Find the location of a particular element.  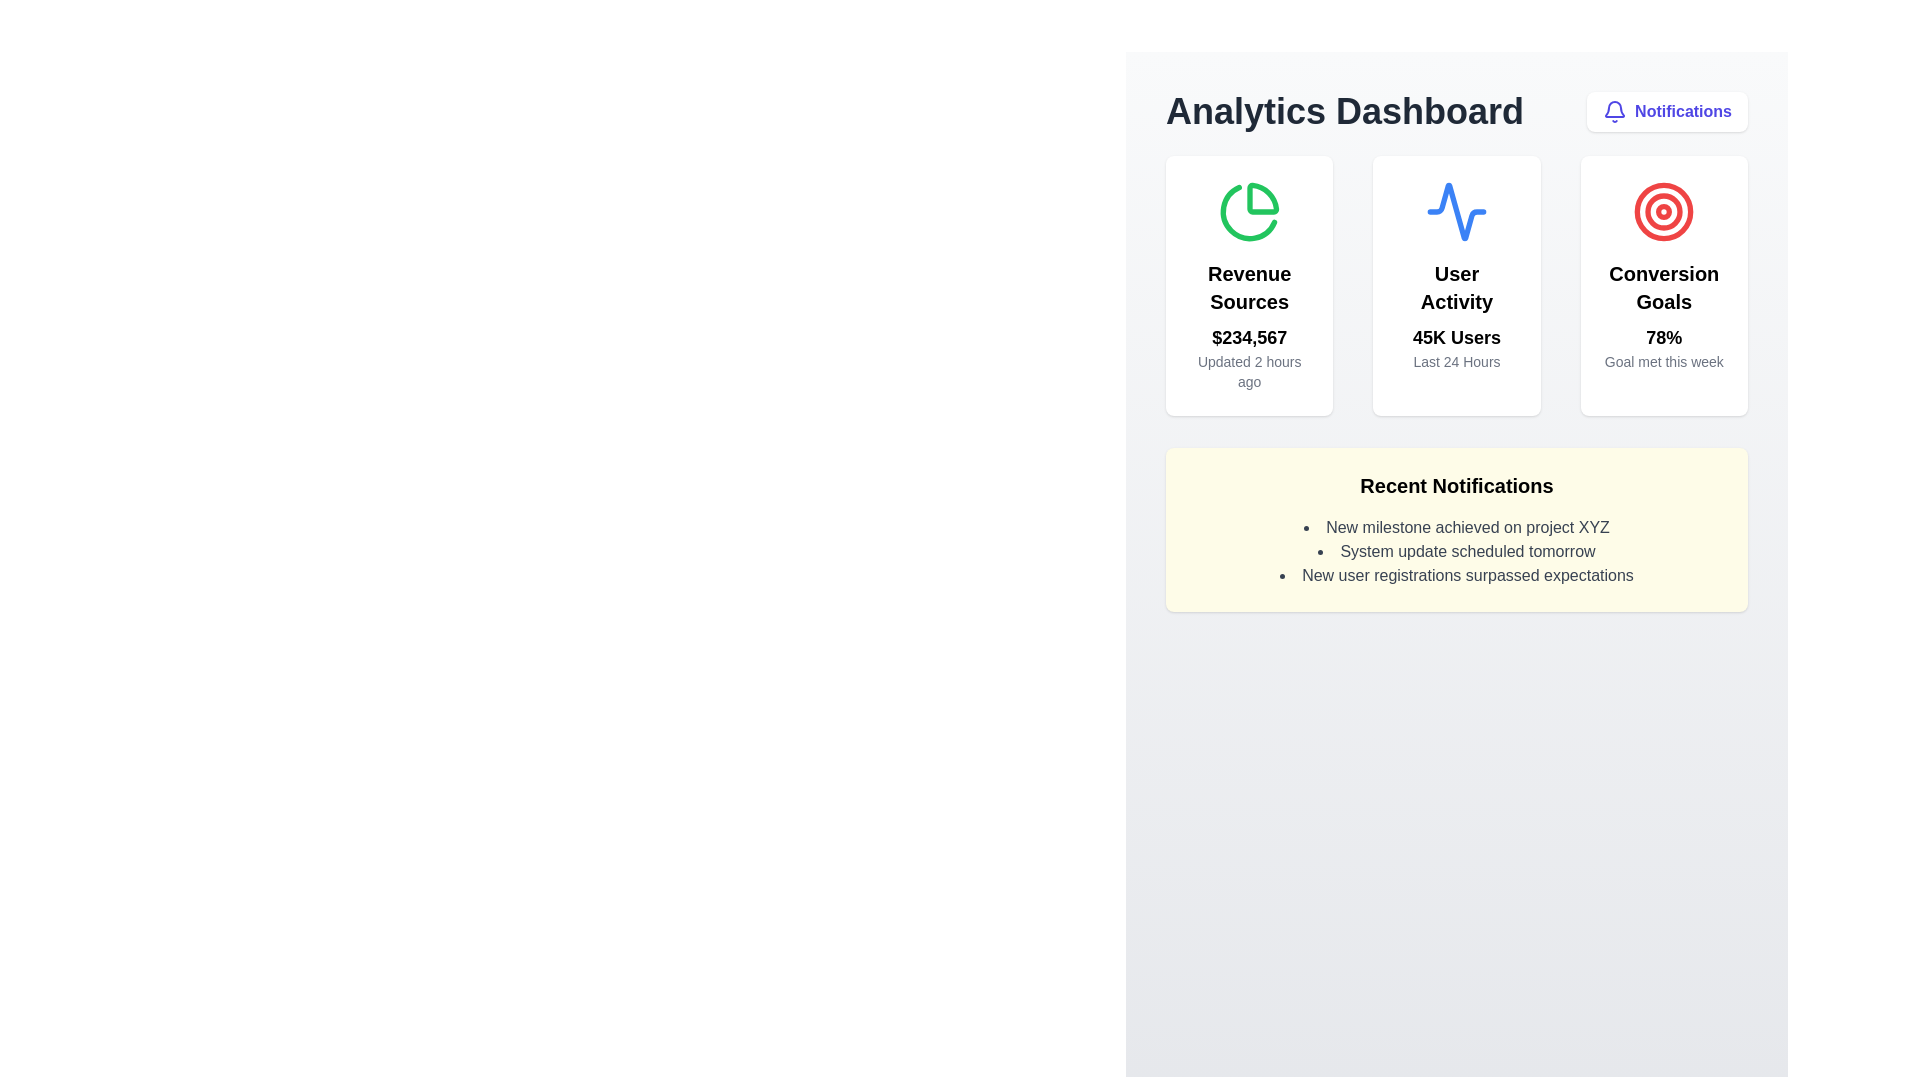

the non-interactive text label providing information about weekly achievement goals, positioned at the bottom of the 'Conversion Goals' card, beneath the '78%' percentage value is located at coordinates (1664, 362).